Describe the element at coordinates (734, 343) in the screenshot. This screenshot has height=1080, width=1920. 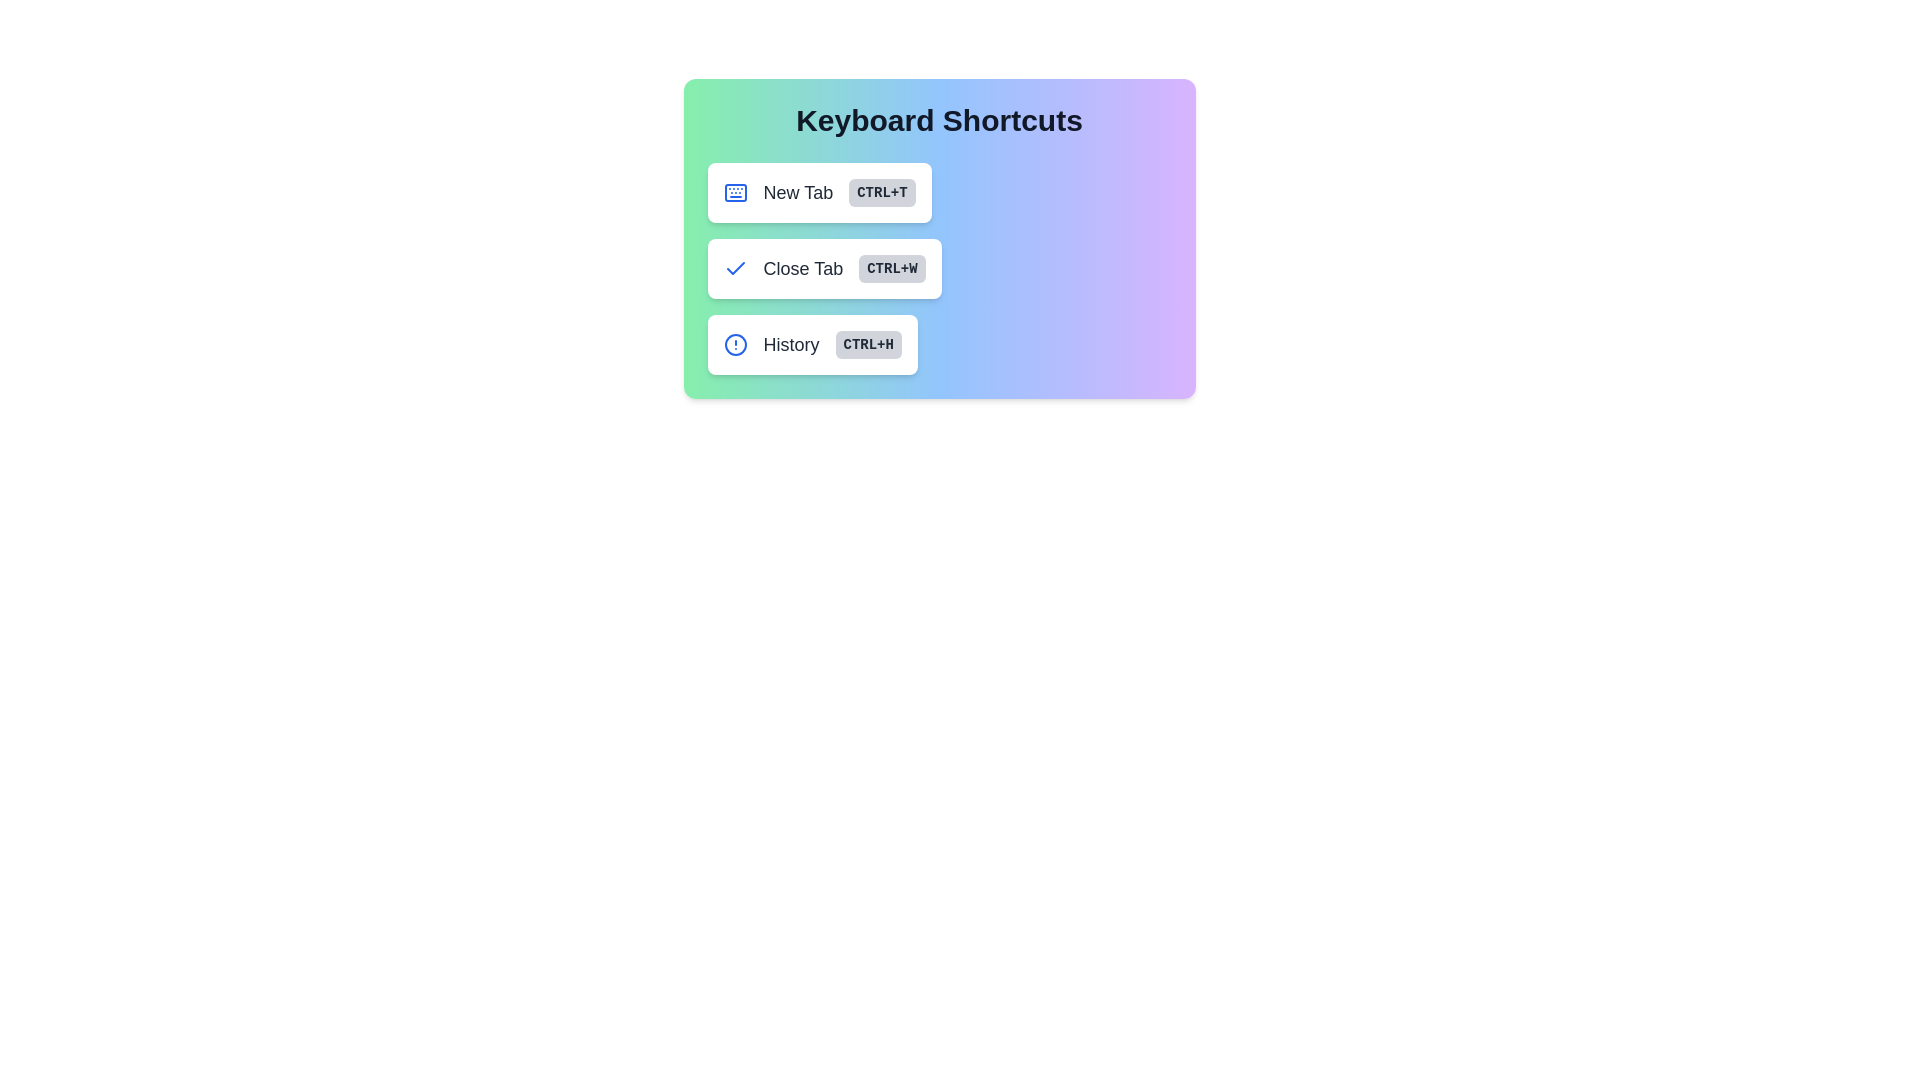
I see `the circular graphical element within the alert icon that represents the alert functionality, located in the leftmost position of the 'History' entry in the third row of keyboard shortcuts` at that location.